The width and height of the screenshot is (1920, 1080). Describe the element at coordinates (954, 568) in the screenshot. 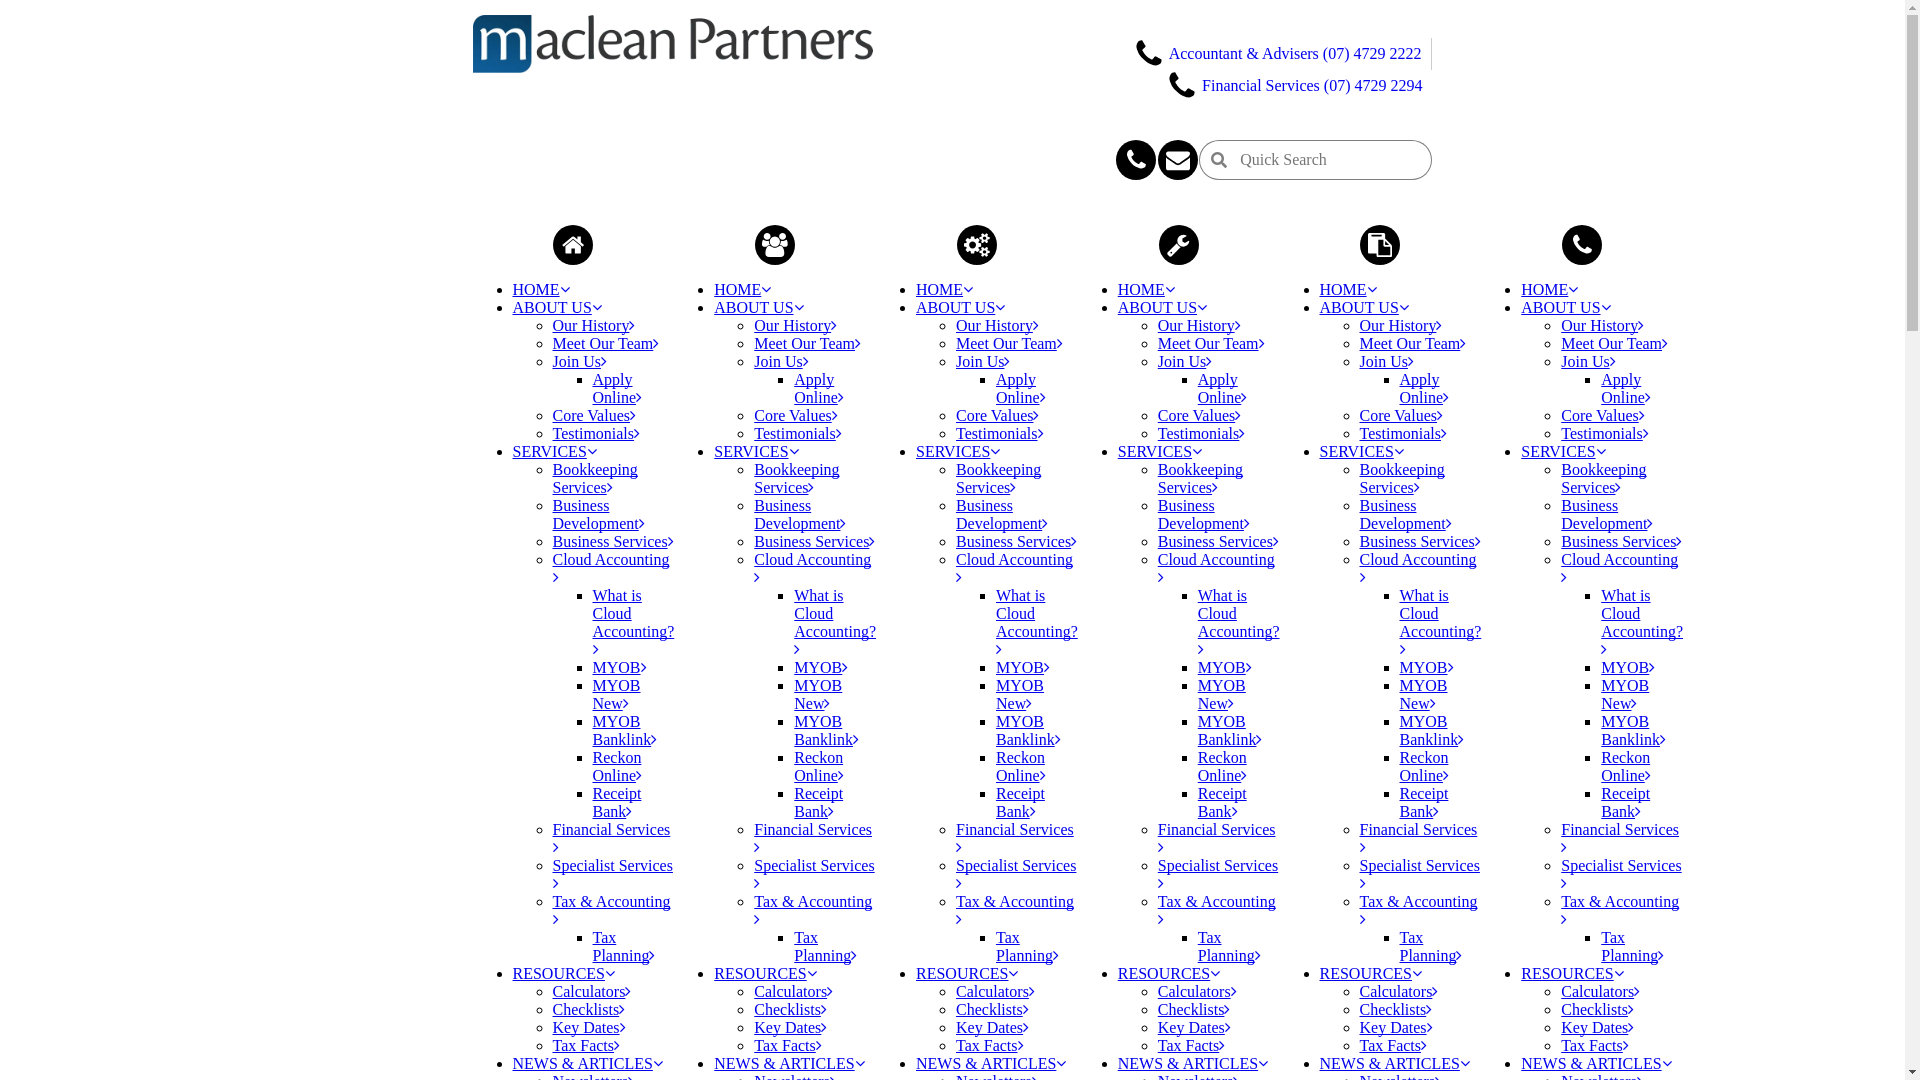

I see `'Cloud Accounting'` at that location.